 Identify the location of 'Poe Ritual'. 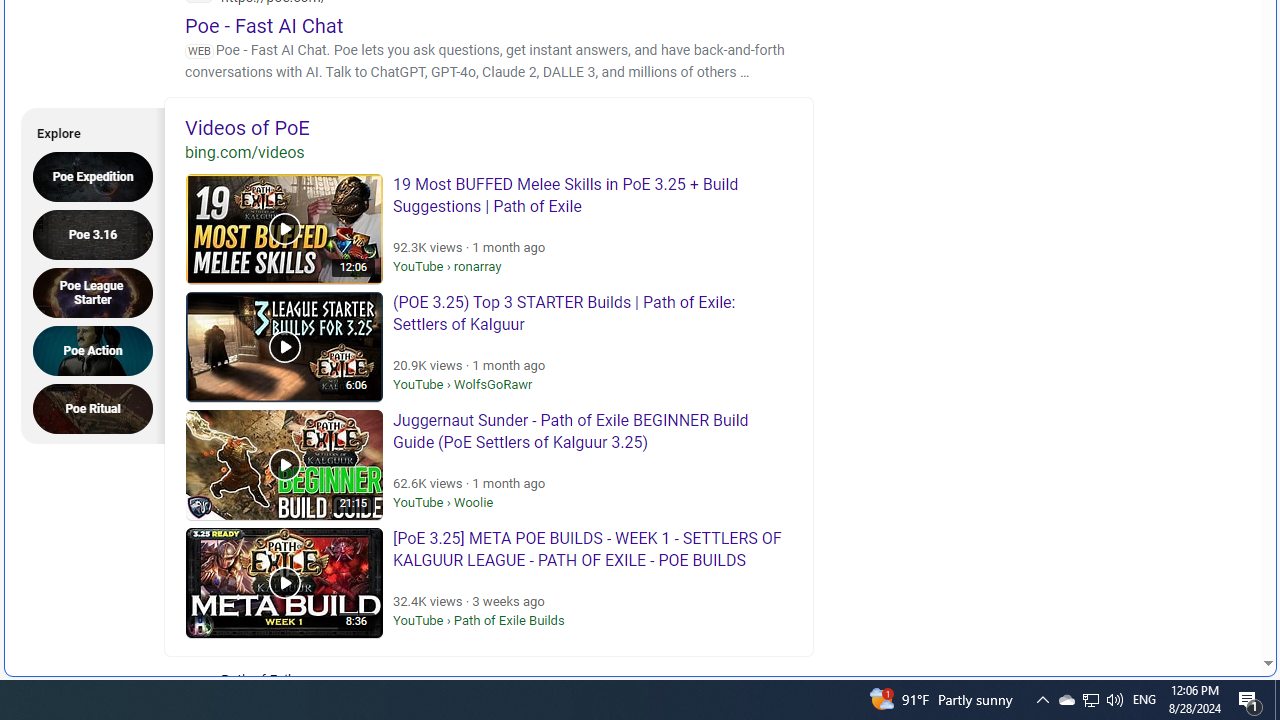
(98, 407).